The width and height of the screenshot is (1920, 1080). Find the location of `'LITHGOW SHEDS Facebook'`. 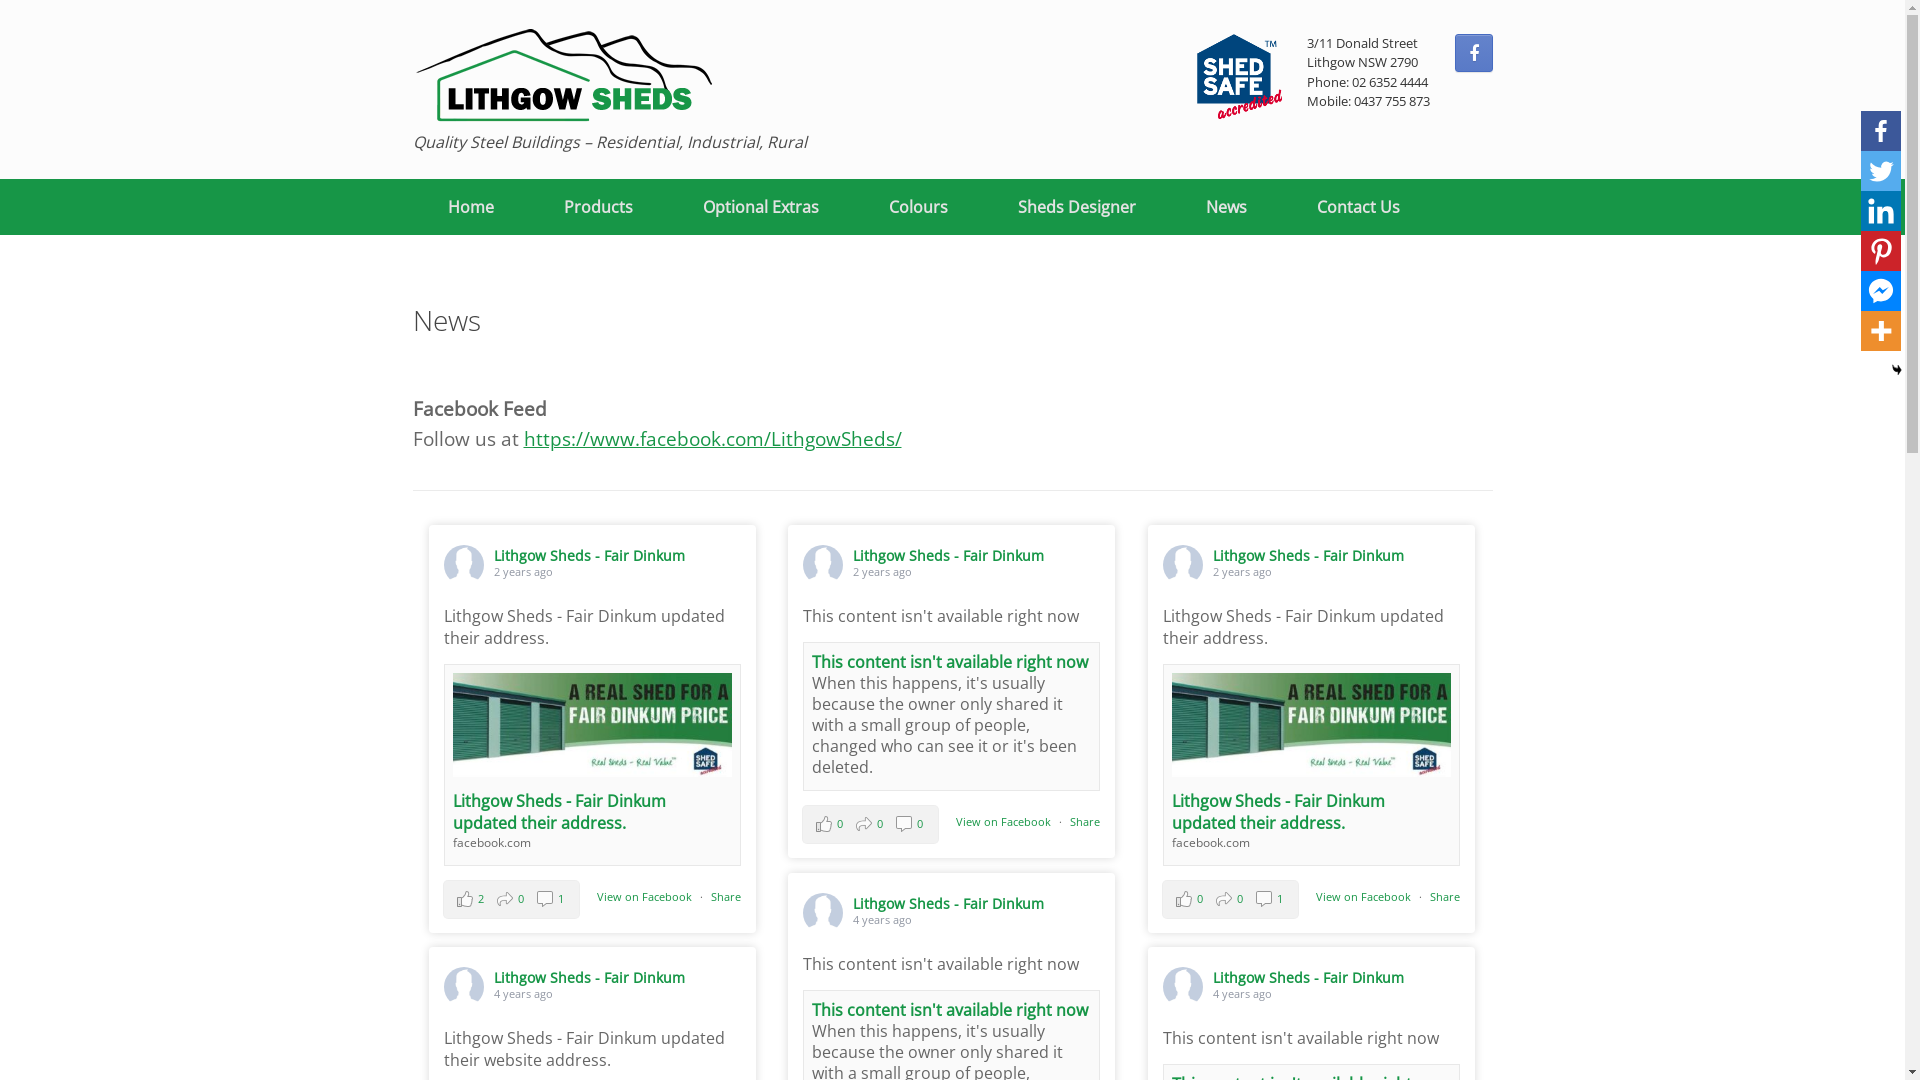

'LITHGOW SHEDS Facebook' is located at coordinates (1473, 52).